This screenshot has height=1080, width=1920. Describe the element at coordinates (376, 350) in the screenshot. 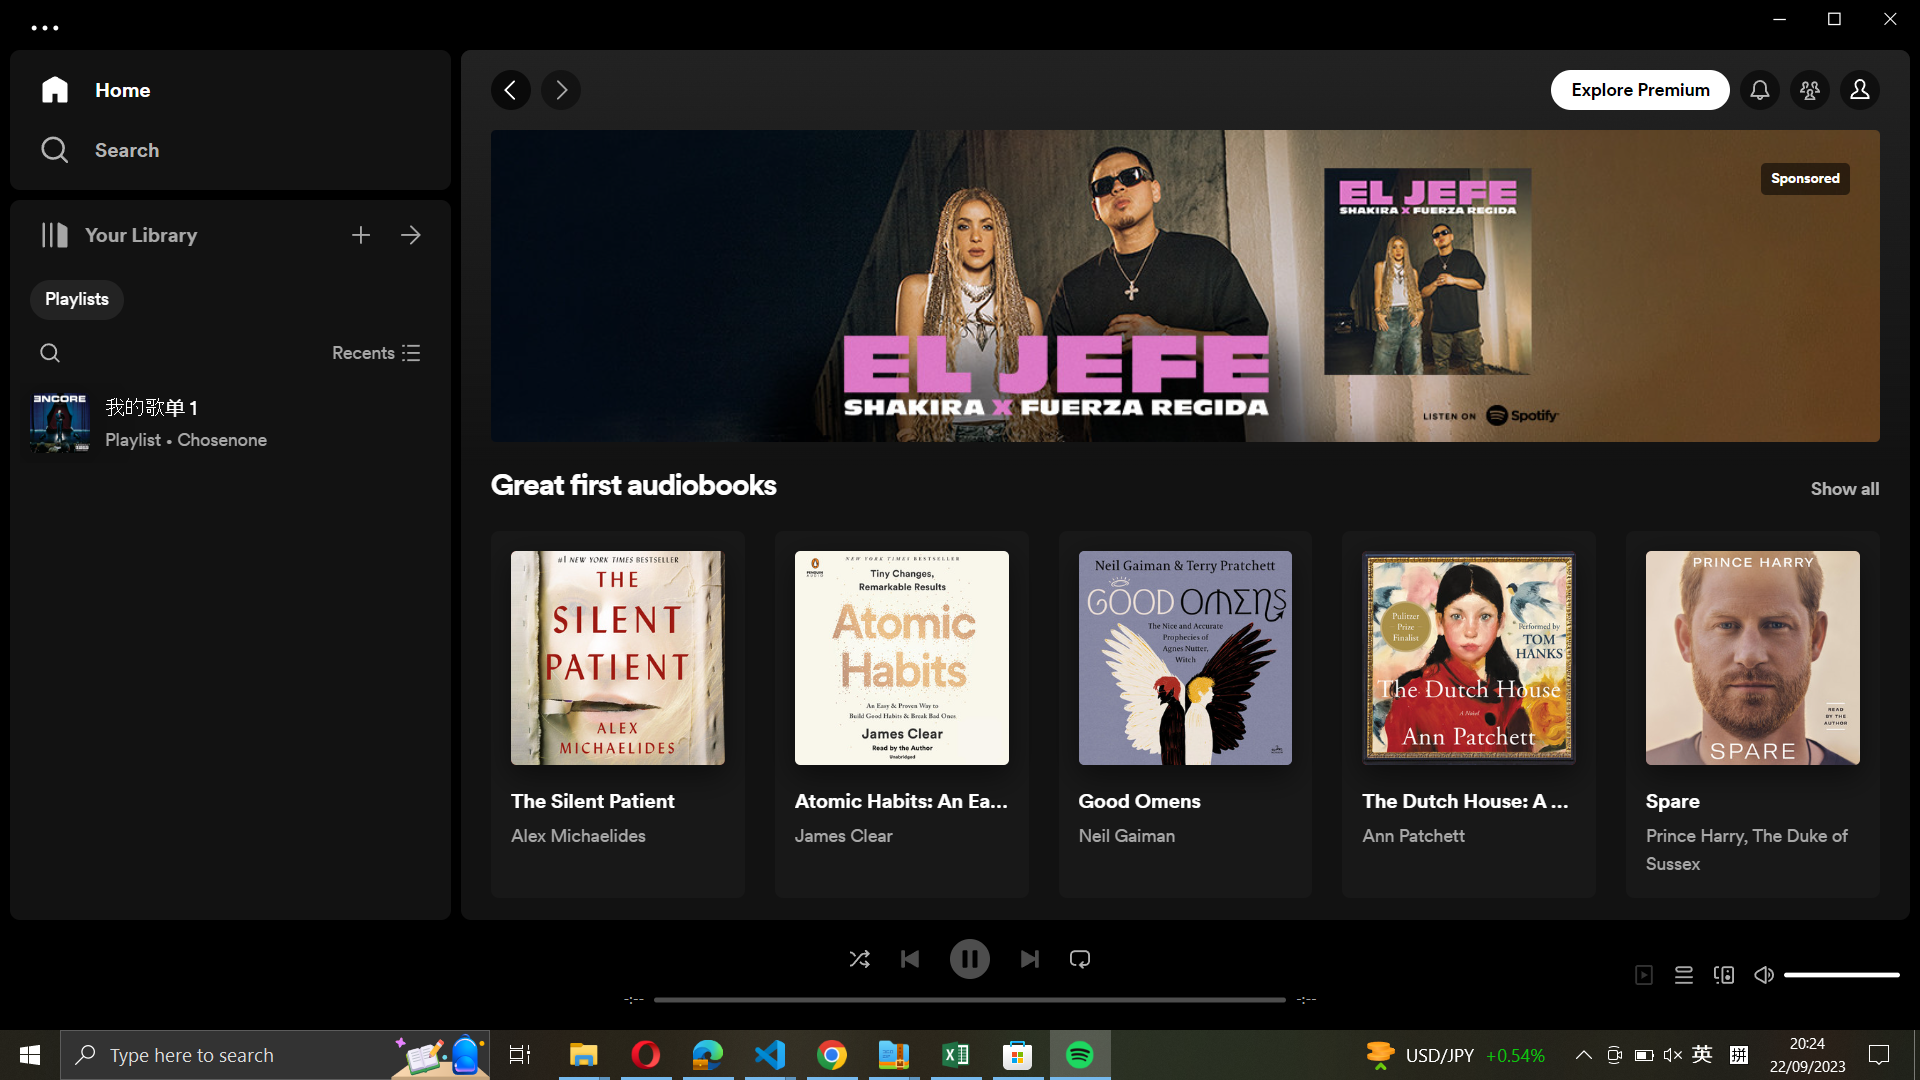

I see `End the currently open audiobook files` at that location.